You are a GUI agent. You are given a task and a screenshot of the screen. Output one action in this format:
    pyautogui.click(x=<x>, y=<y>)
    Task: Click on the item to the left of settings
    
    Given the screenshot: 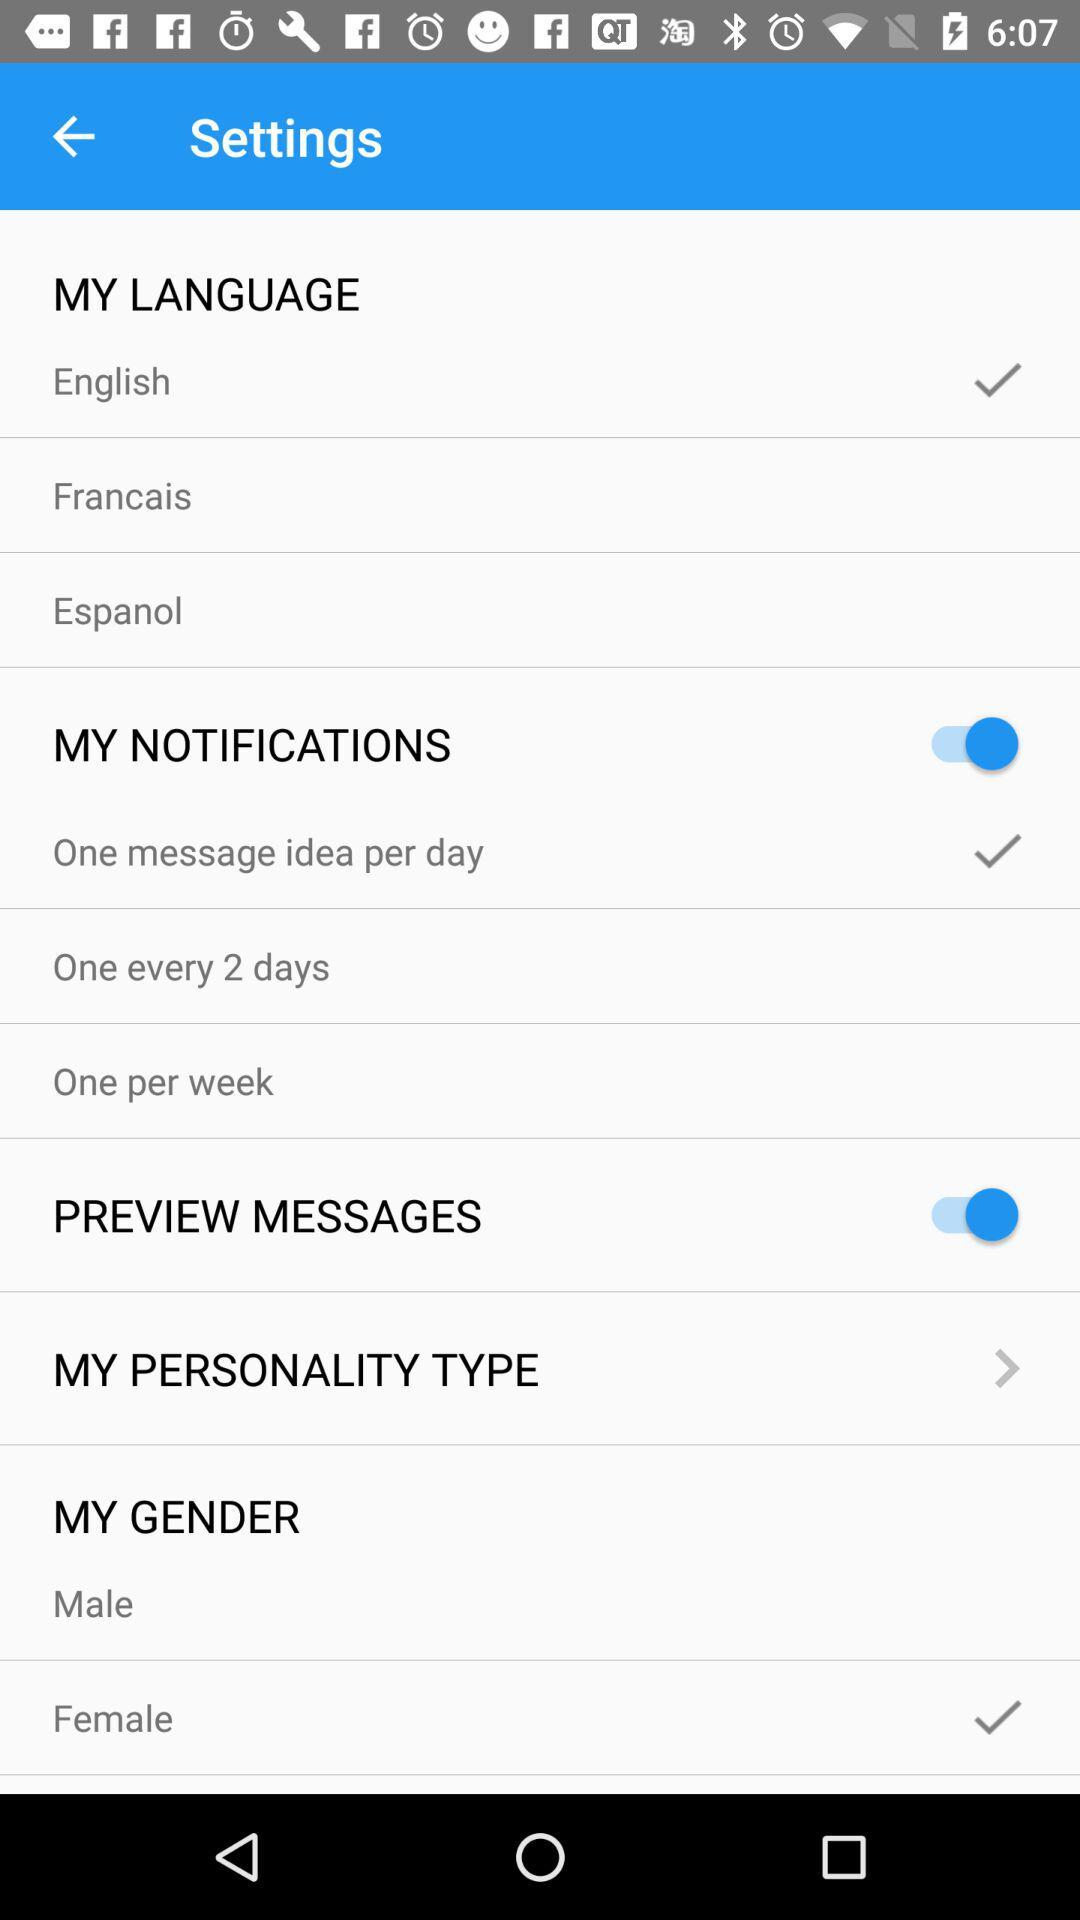 What is the action you would take?
    pyautogui.click(x=72, y=135)
    